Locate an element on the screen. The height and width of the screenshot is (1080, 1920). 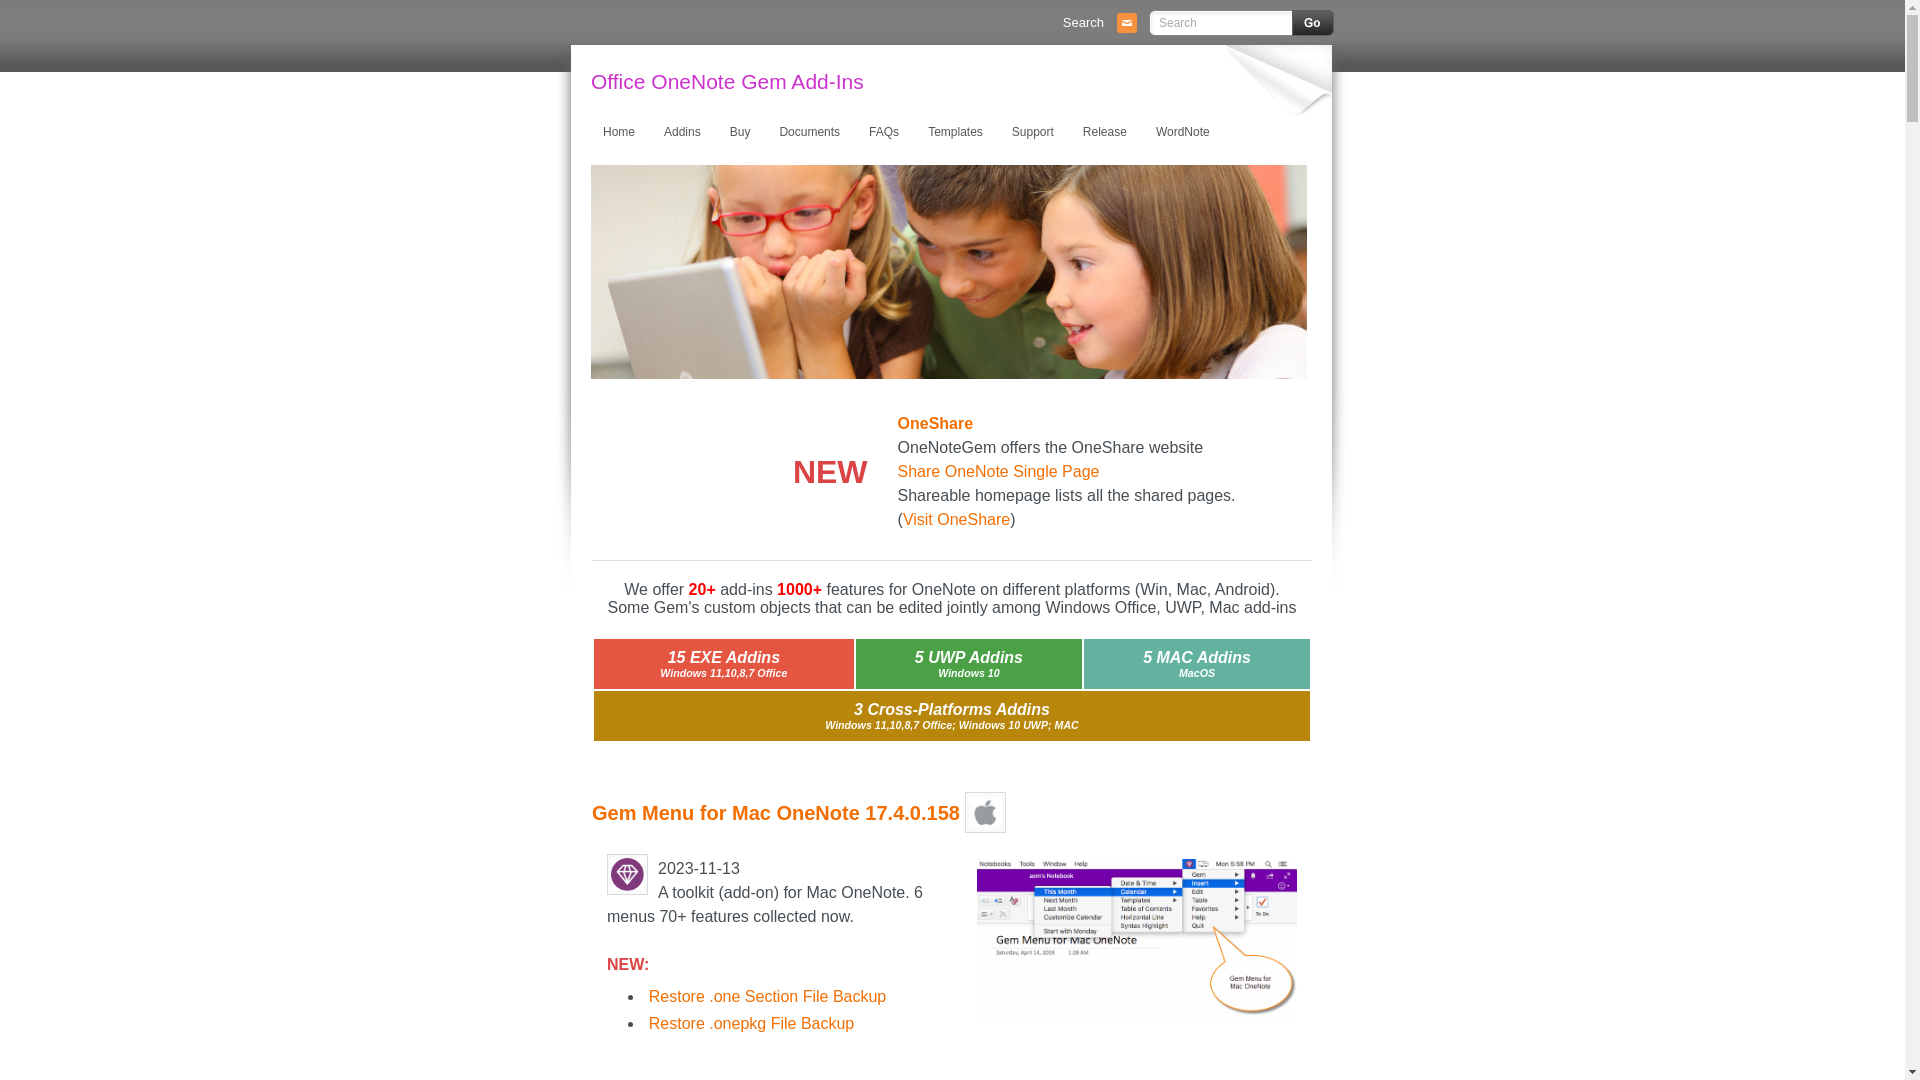
'FAQs' is located at coordinates (881, 131).